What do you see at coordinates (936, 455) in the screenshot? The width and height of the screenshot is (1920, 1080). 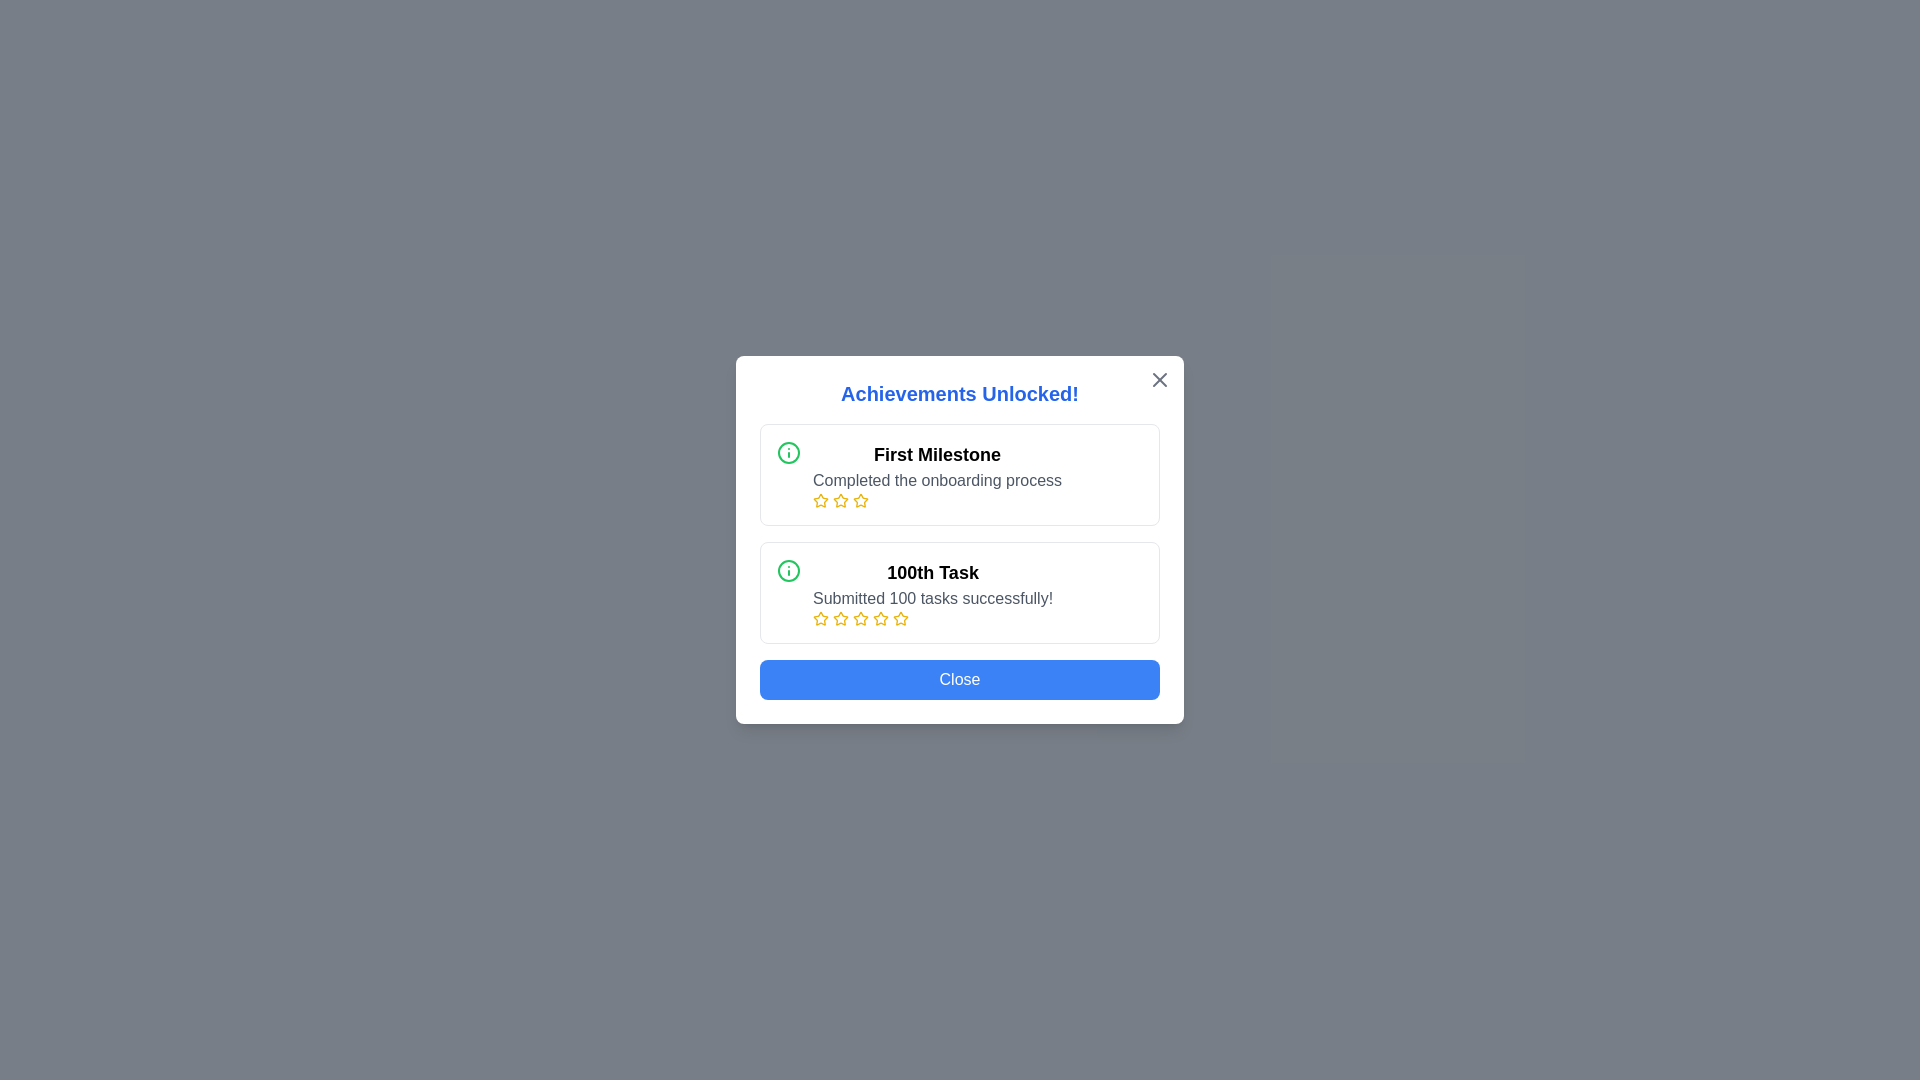 I see `the Text label at the top of the first achievement card, which identifies the milestone described in the card` at bounding box center [936, 455].